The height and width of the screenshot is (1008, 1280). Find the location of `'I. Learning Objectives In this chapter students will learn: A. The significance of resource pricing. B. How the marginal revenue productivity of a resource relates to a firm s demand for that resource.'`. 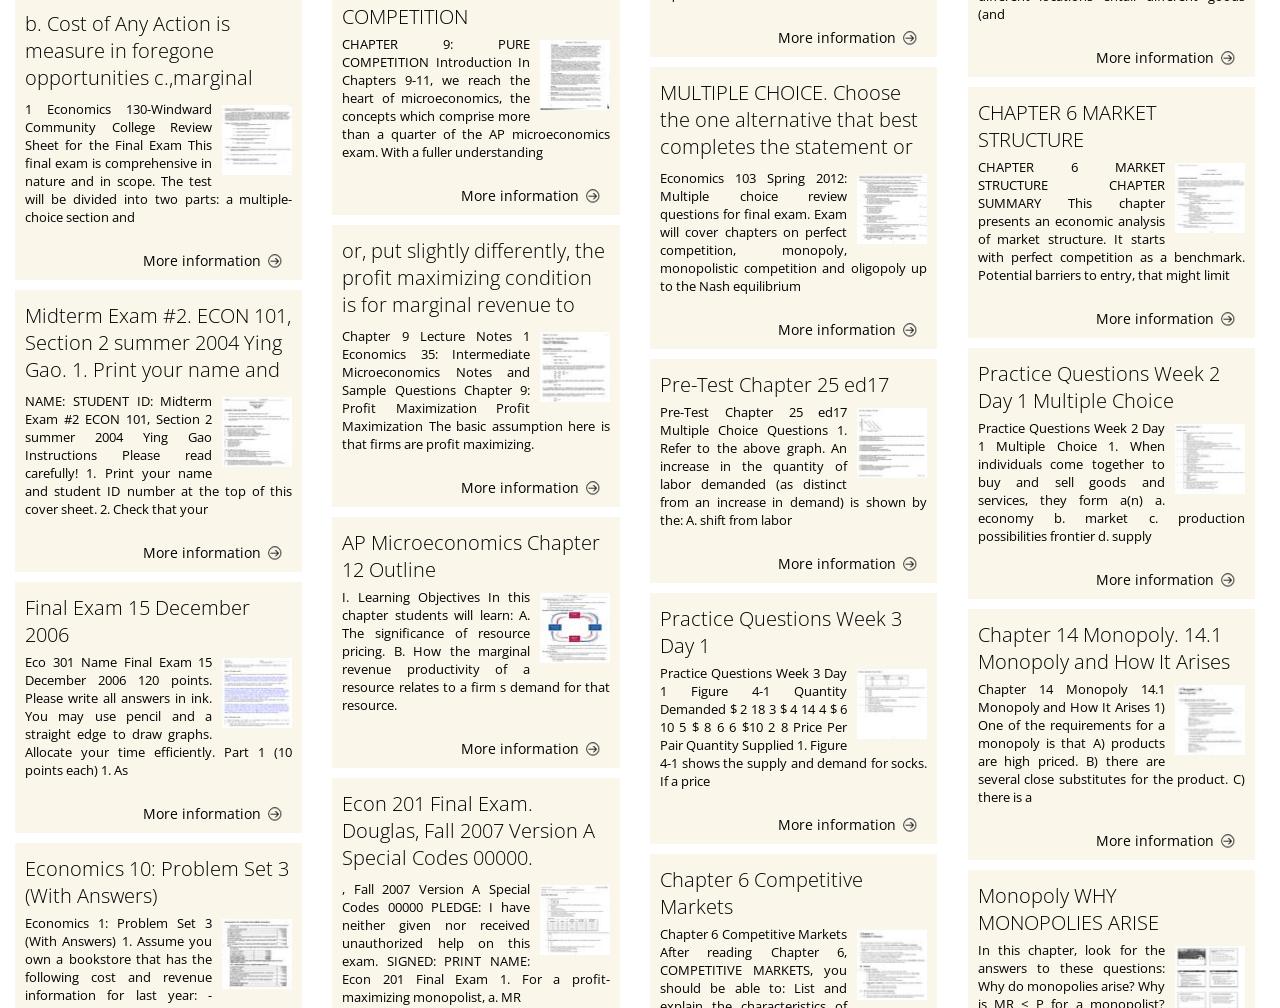

'I. Learning Objectives In this chapter students will learn: A. The significance of resource pricing. B. How the marginal revenue productivity of a resource relates to a firm s demand for that resource.' is located at coordinates (474, 650).